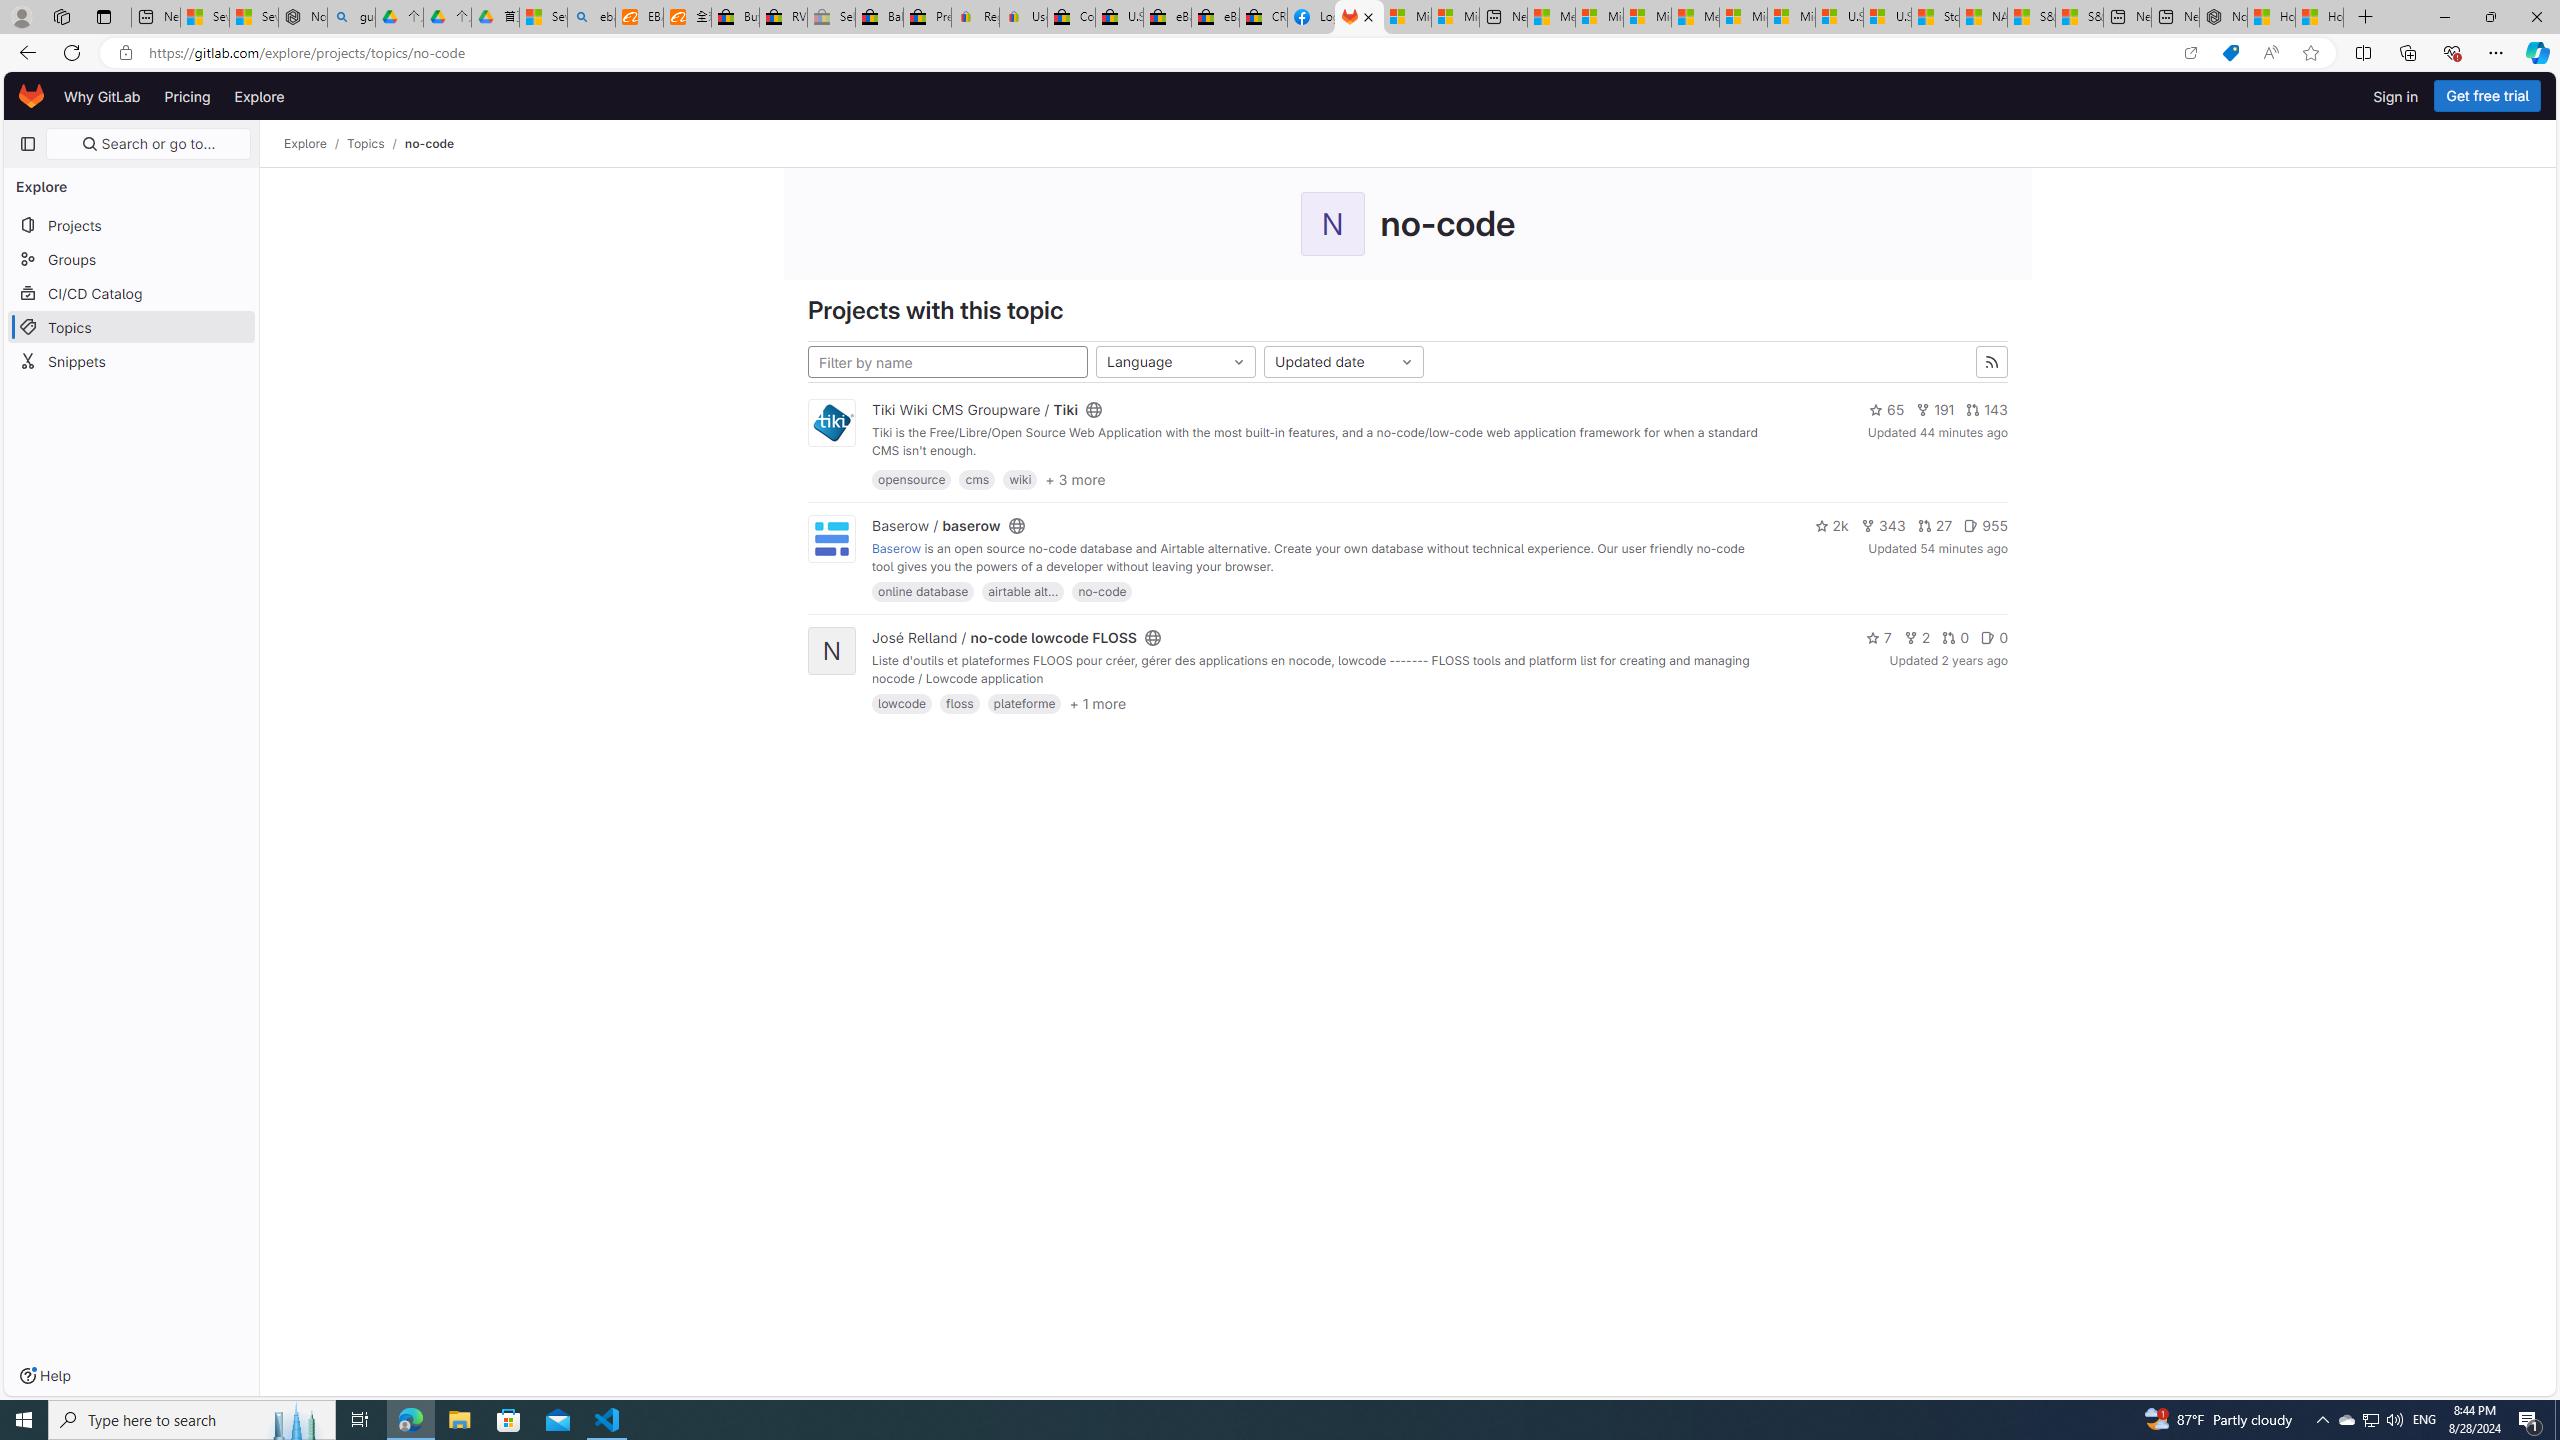 This screenshot has width=2560, height=1440. What do you see at coordinates (1344, 361) in the screenshot?
I see `'Updated date'` at bounding box center [1344, 361].